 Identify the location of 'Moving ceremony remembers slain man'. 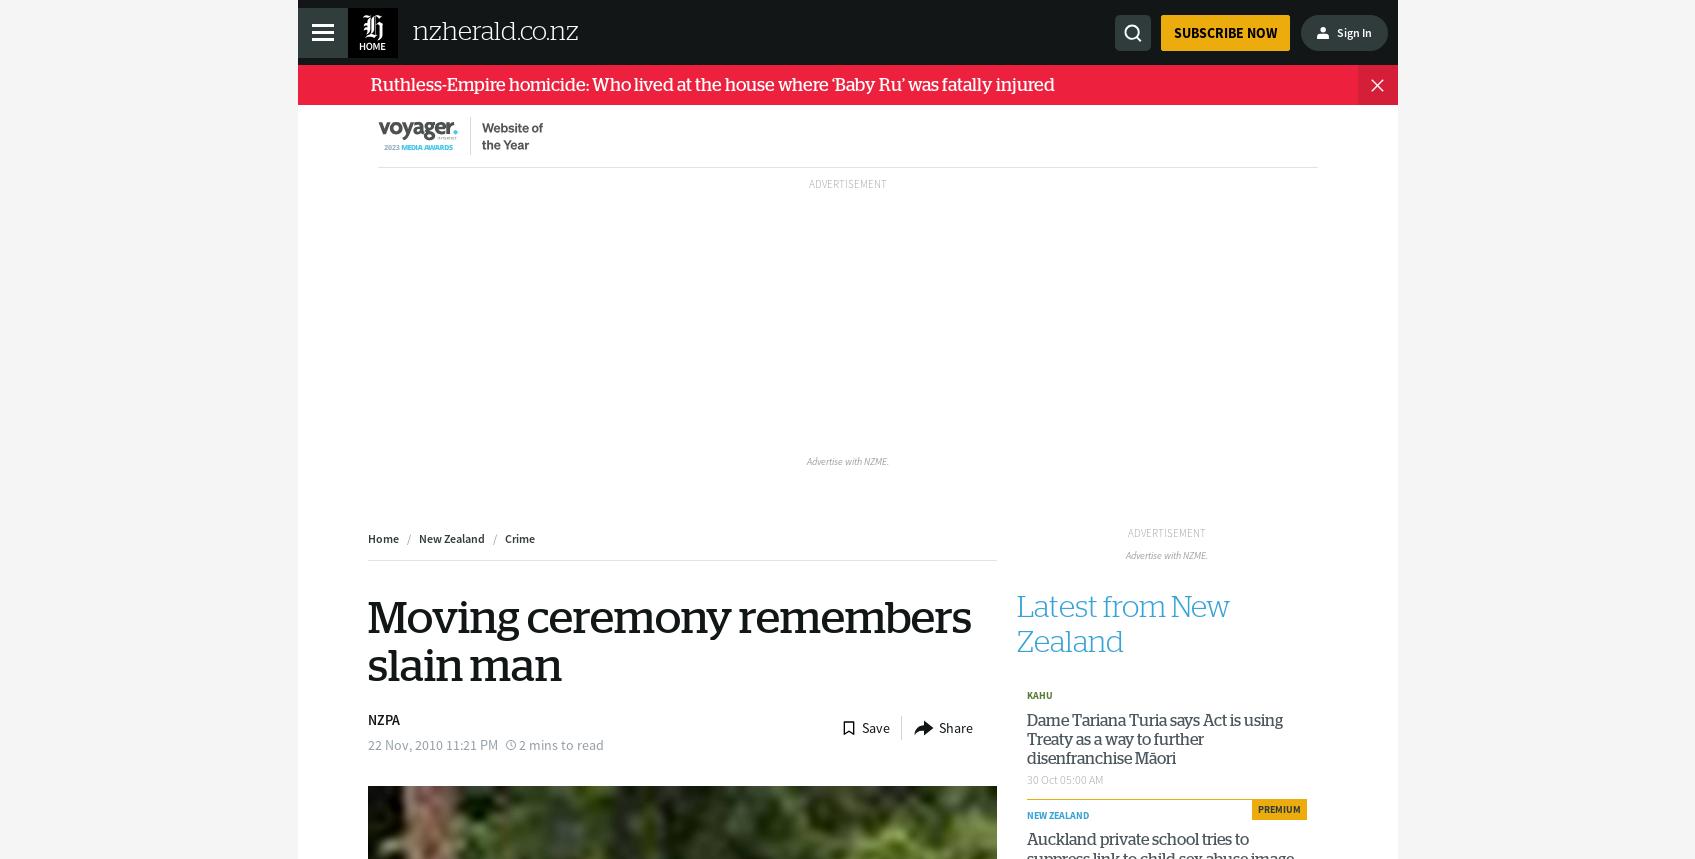
(669, 641).